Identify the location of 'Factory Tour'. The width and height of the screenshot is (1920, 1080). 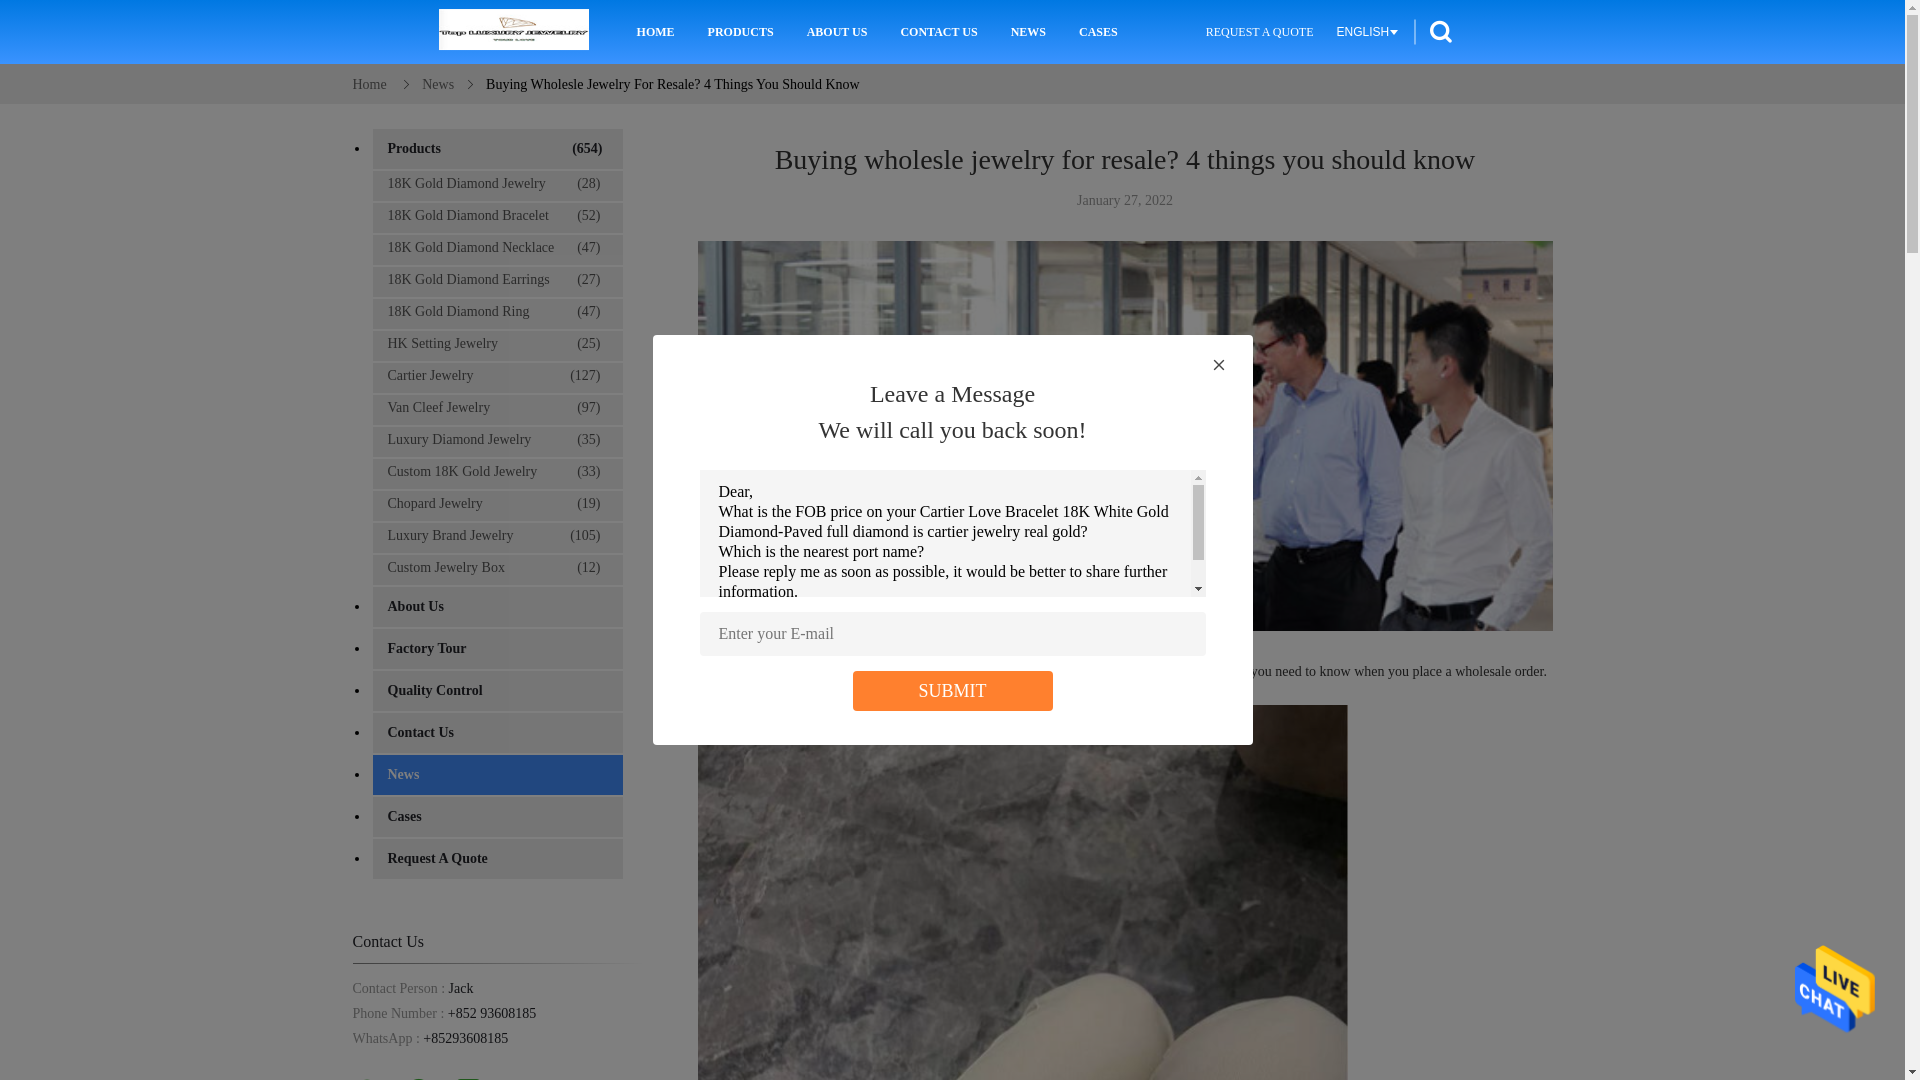
(372, 648).